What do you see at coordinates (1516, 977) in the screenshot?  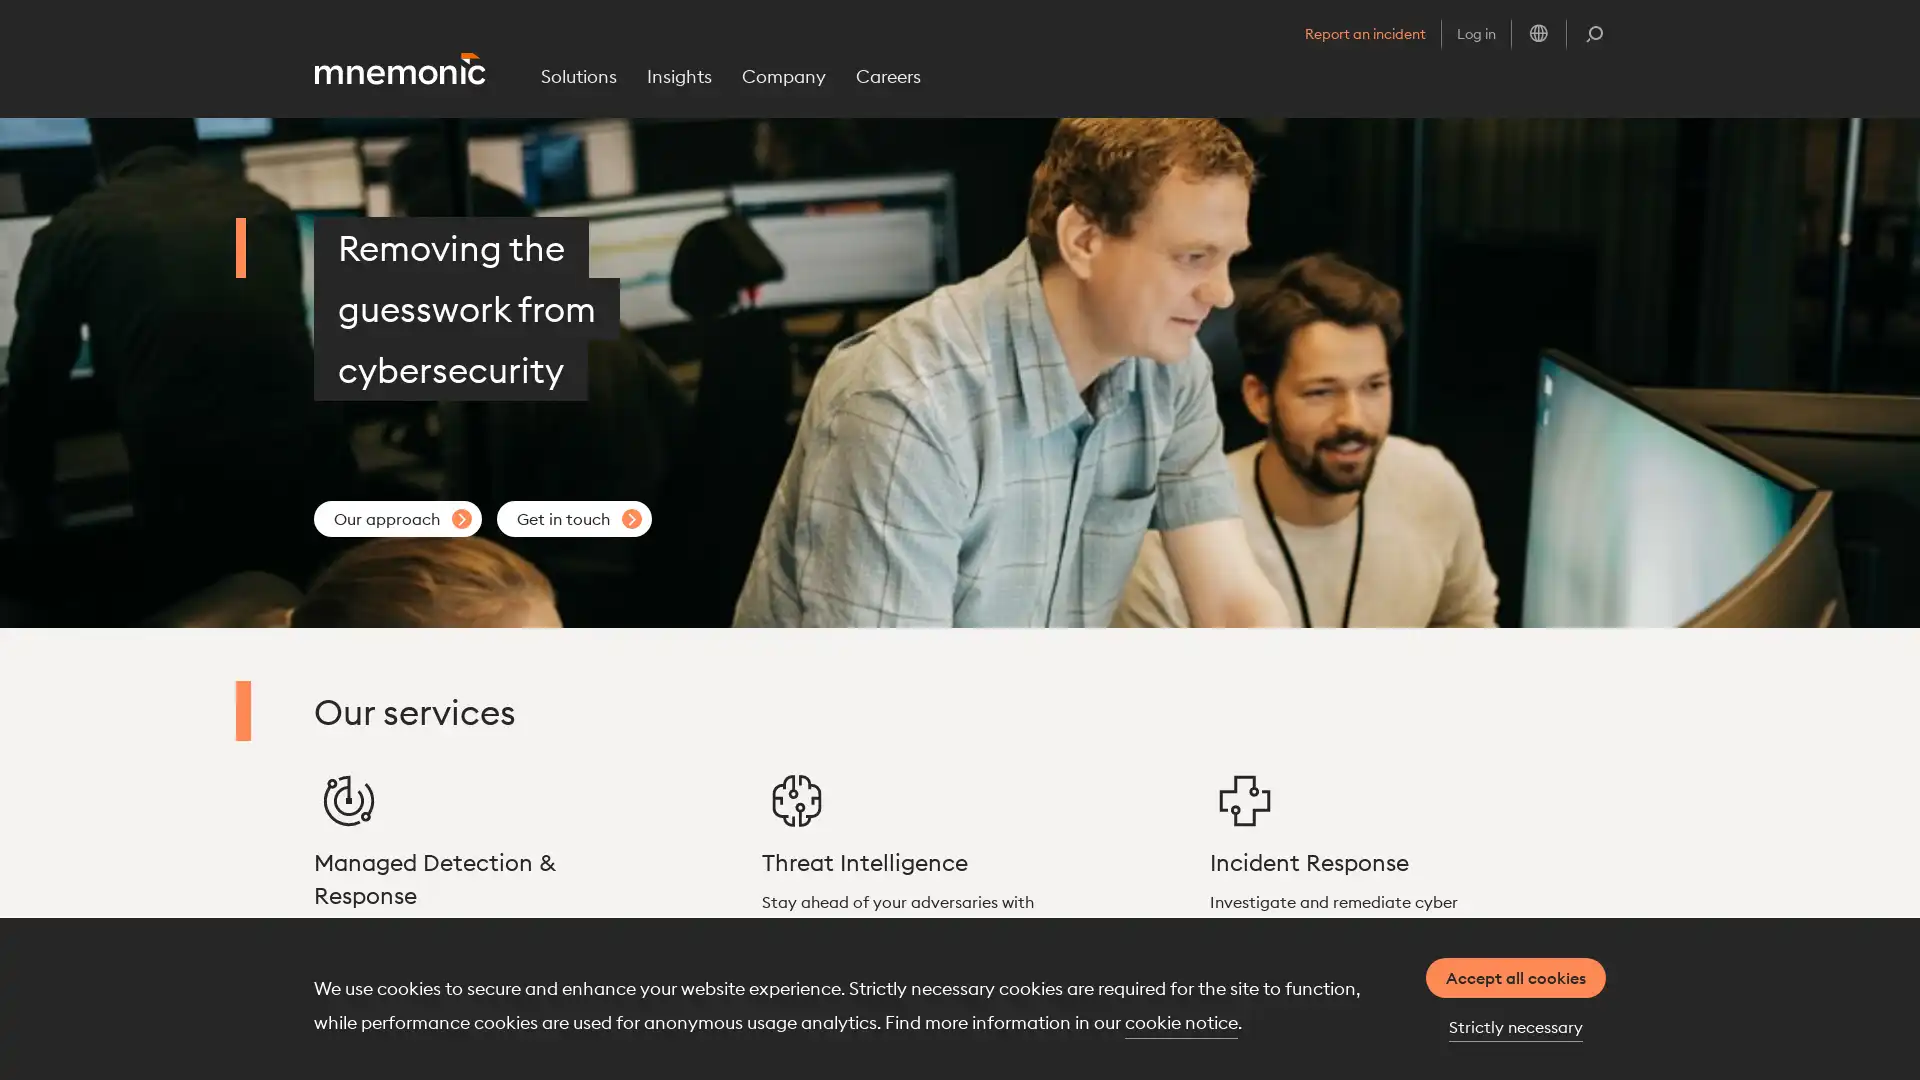 I see `Accept all cookies` at bounding box center [1516, 977].